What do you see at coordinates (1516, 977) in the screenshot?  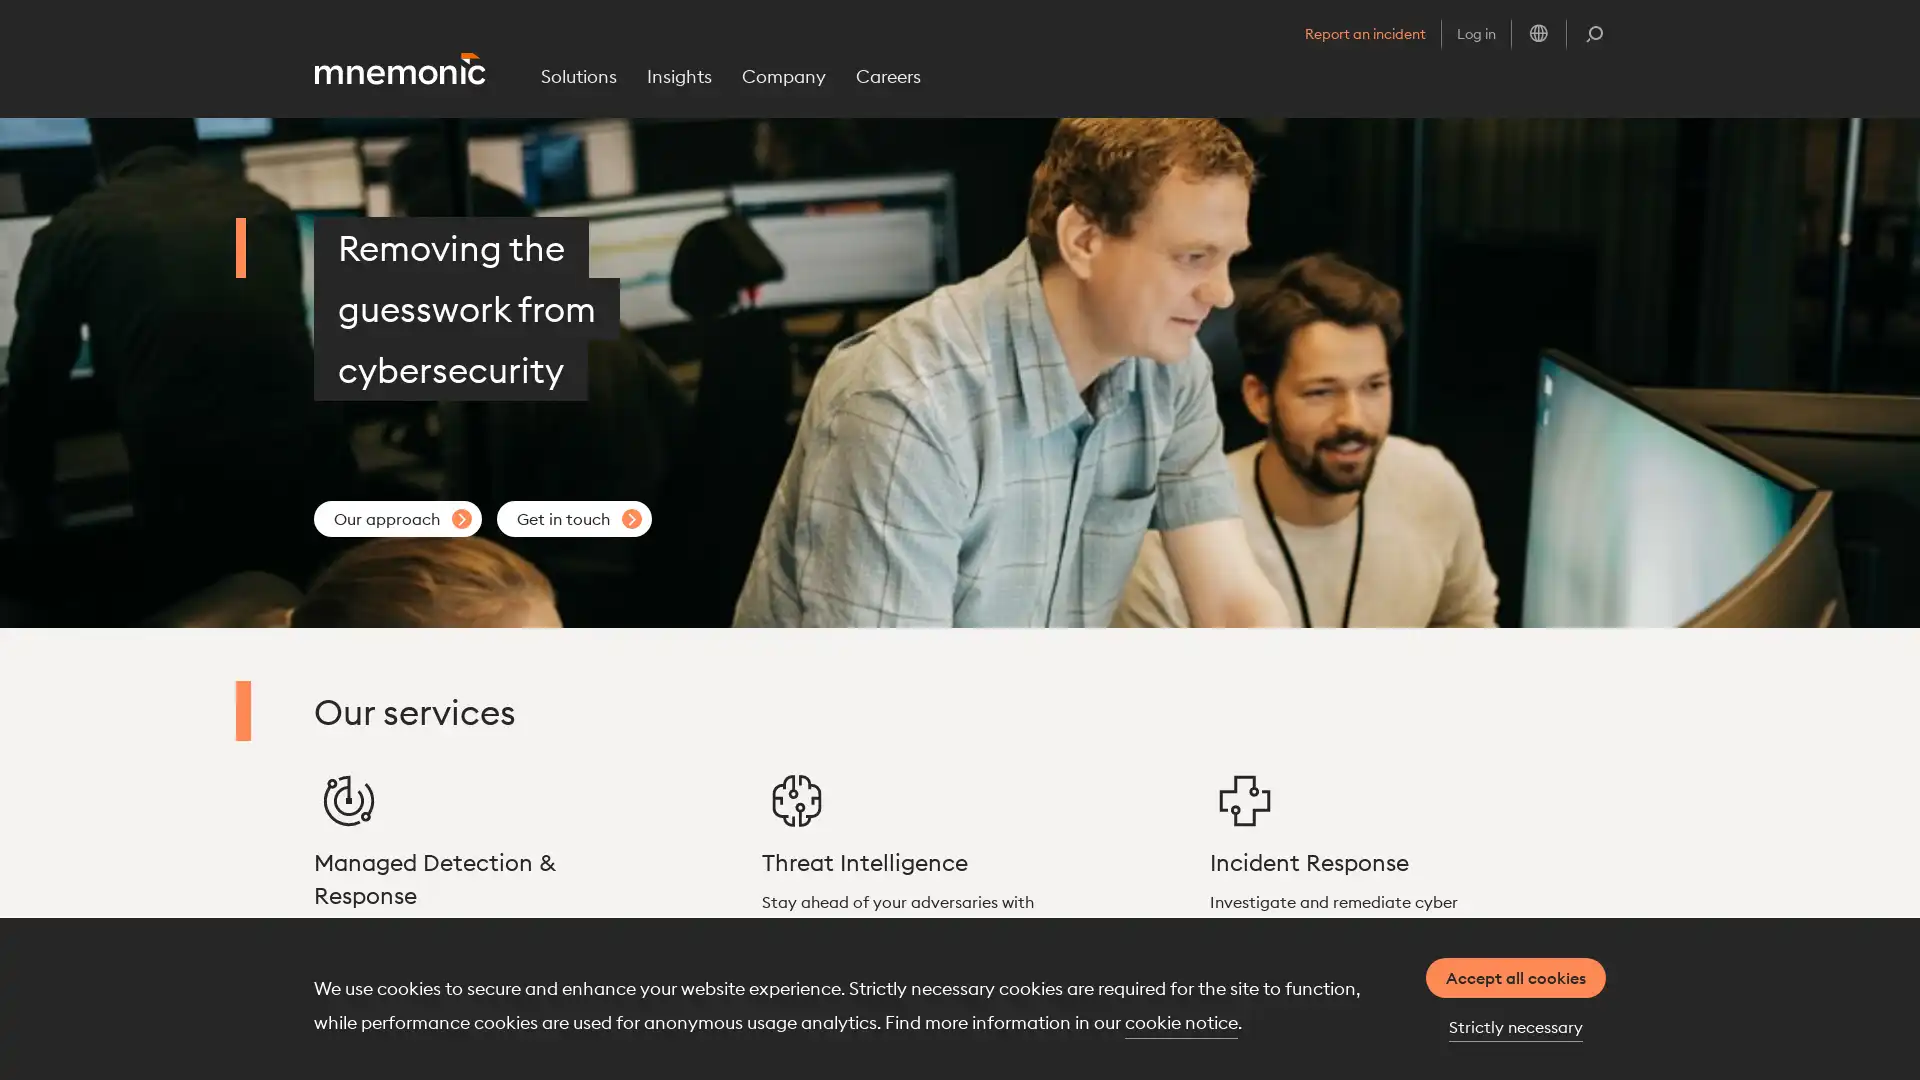 I see `Accept all cookies` at bounding box center [1516, 977].